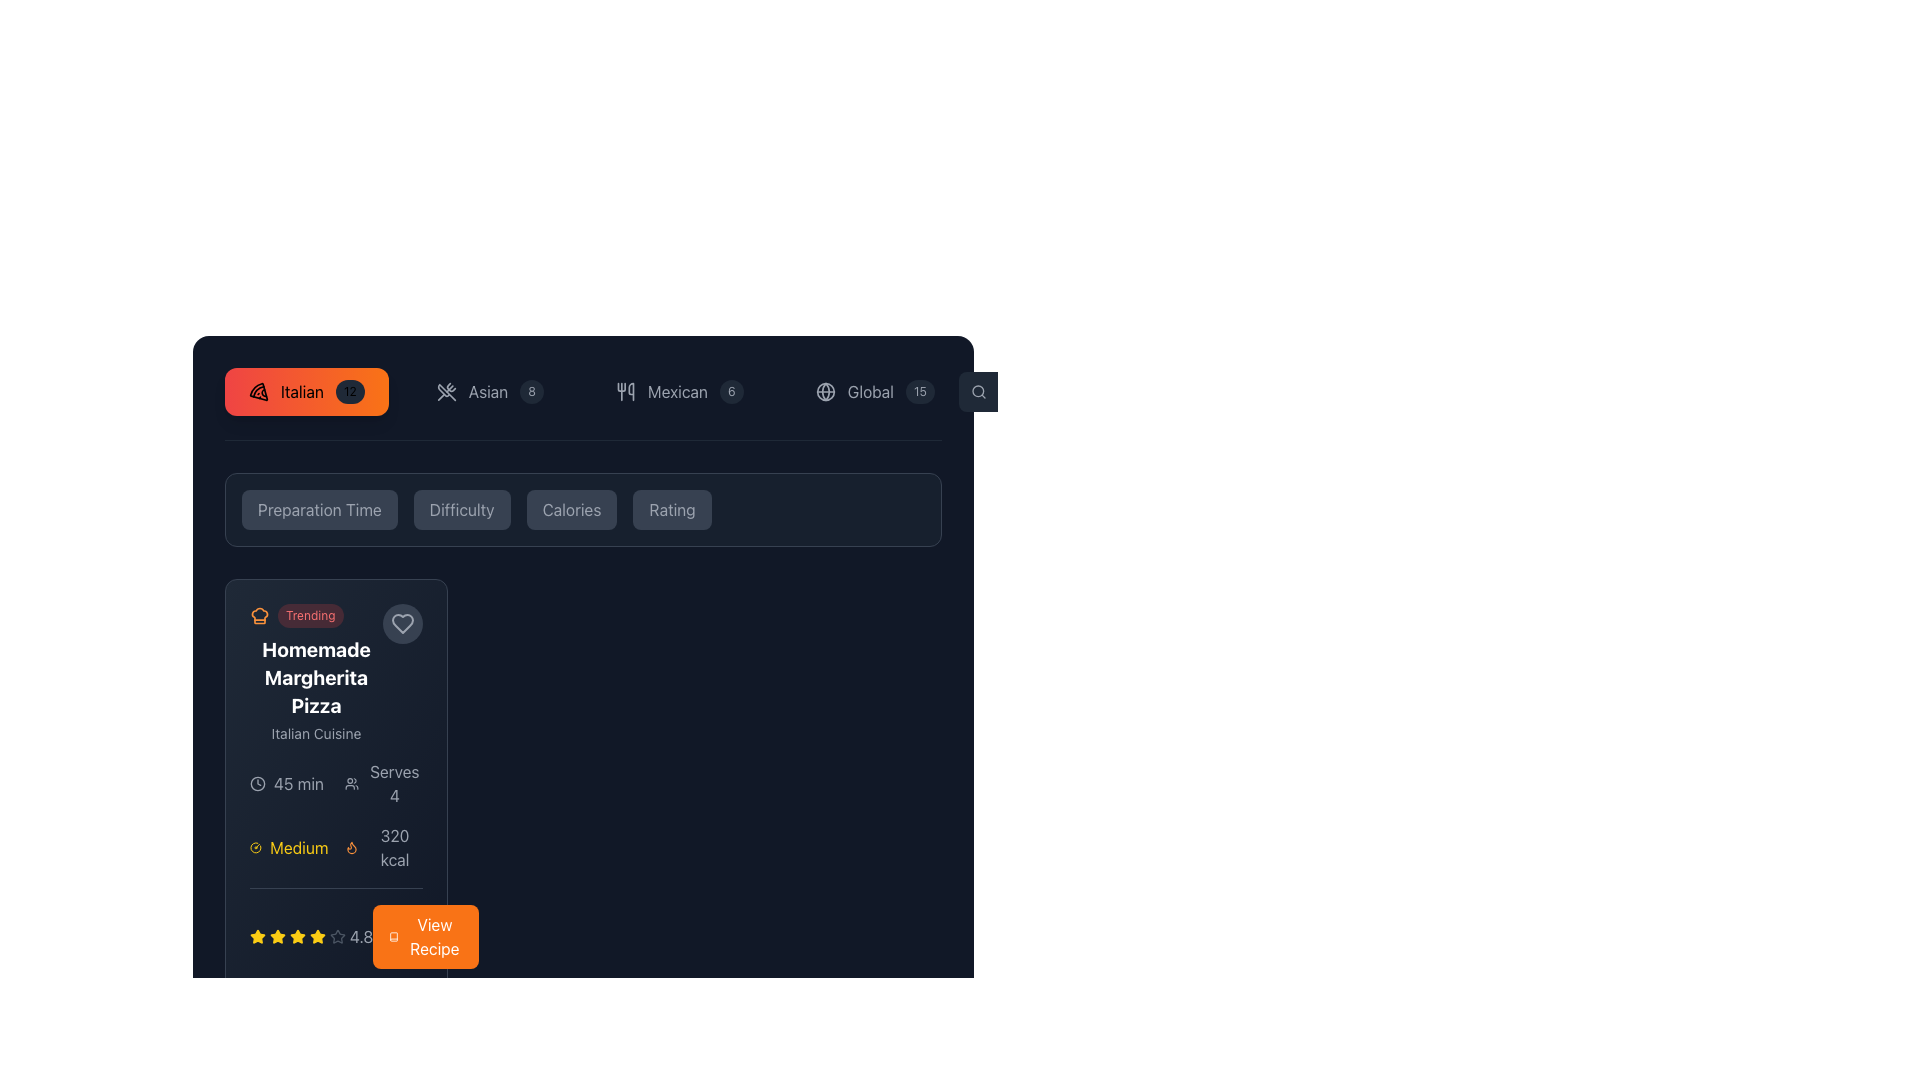  Describe the element at coordinates (258, 613) in the screenshot. I see `the chef's hat icon representing the Italian cuisine category located in the navigation bar` at that location.